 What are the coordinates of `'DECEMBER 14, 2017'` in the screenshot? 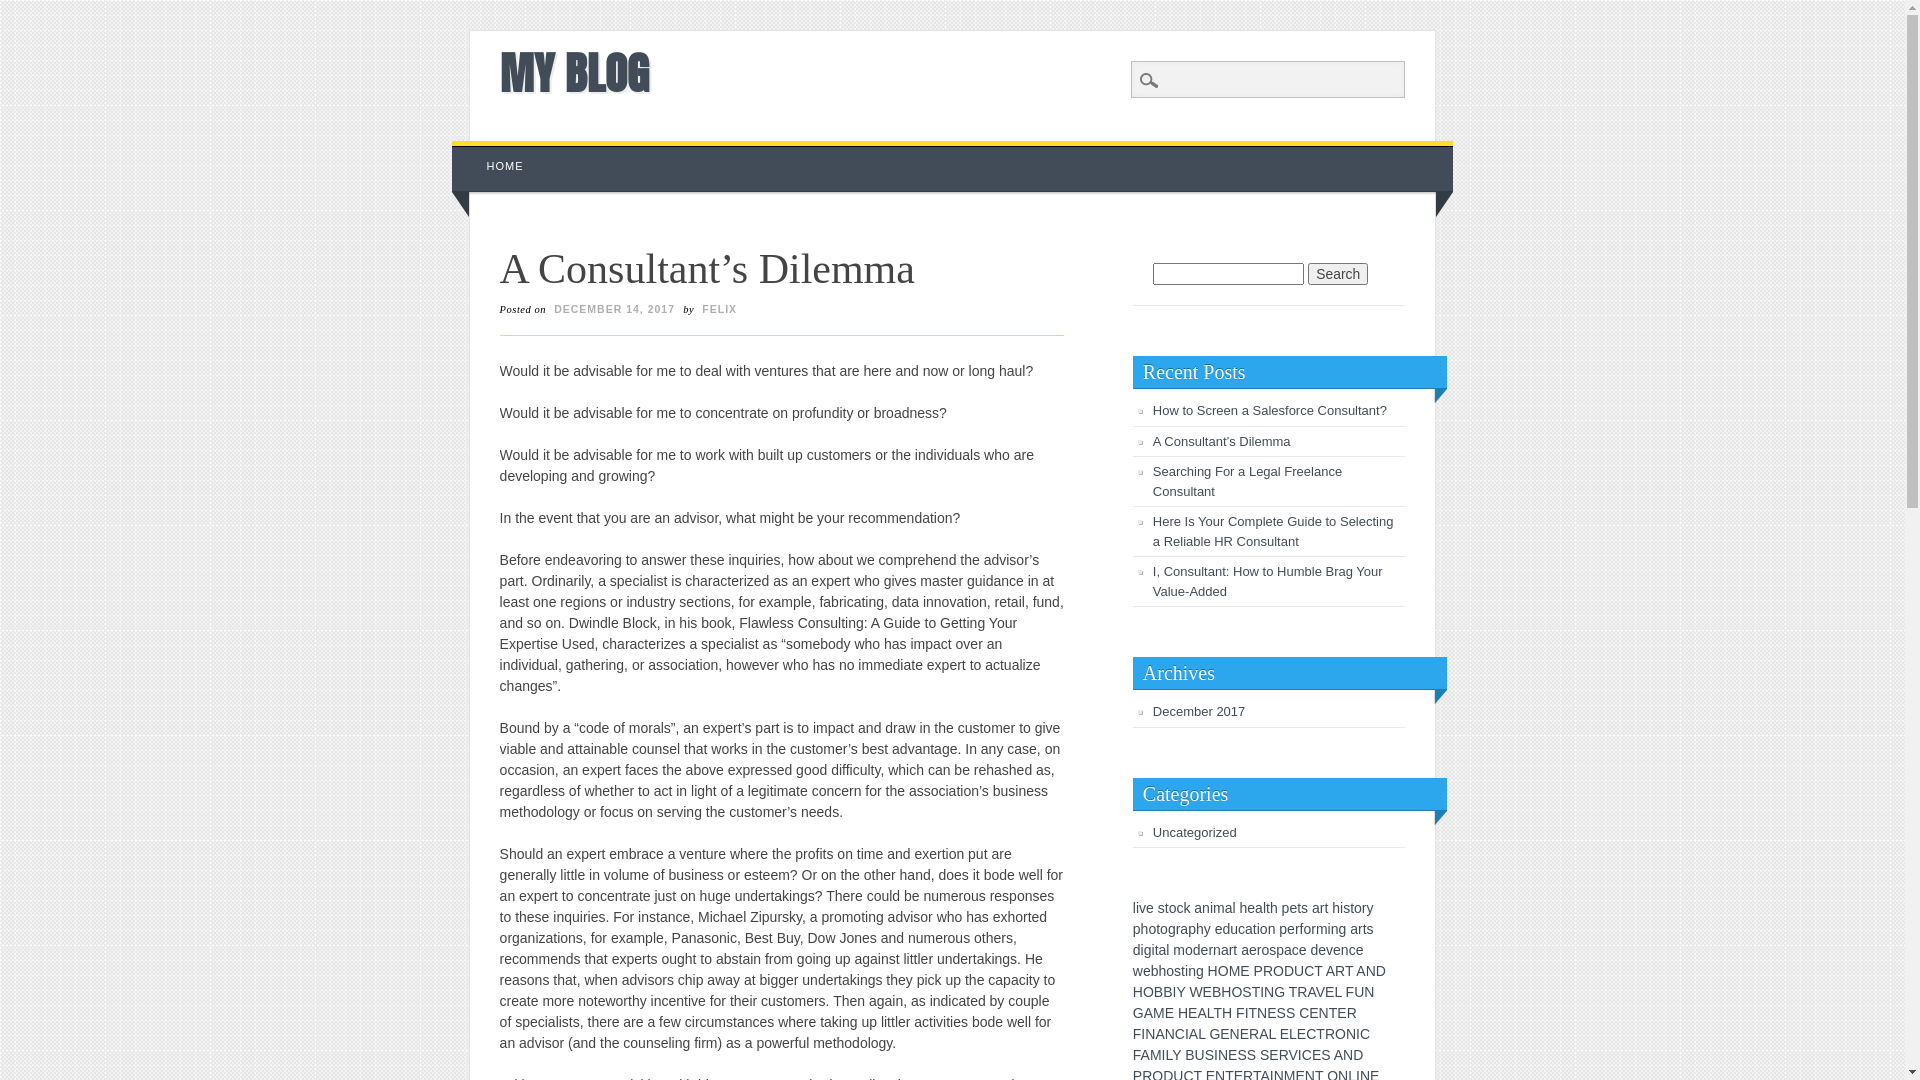 It's located at (613, 308).